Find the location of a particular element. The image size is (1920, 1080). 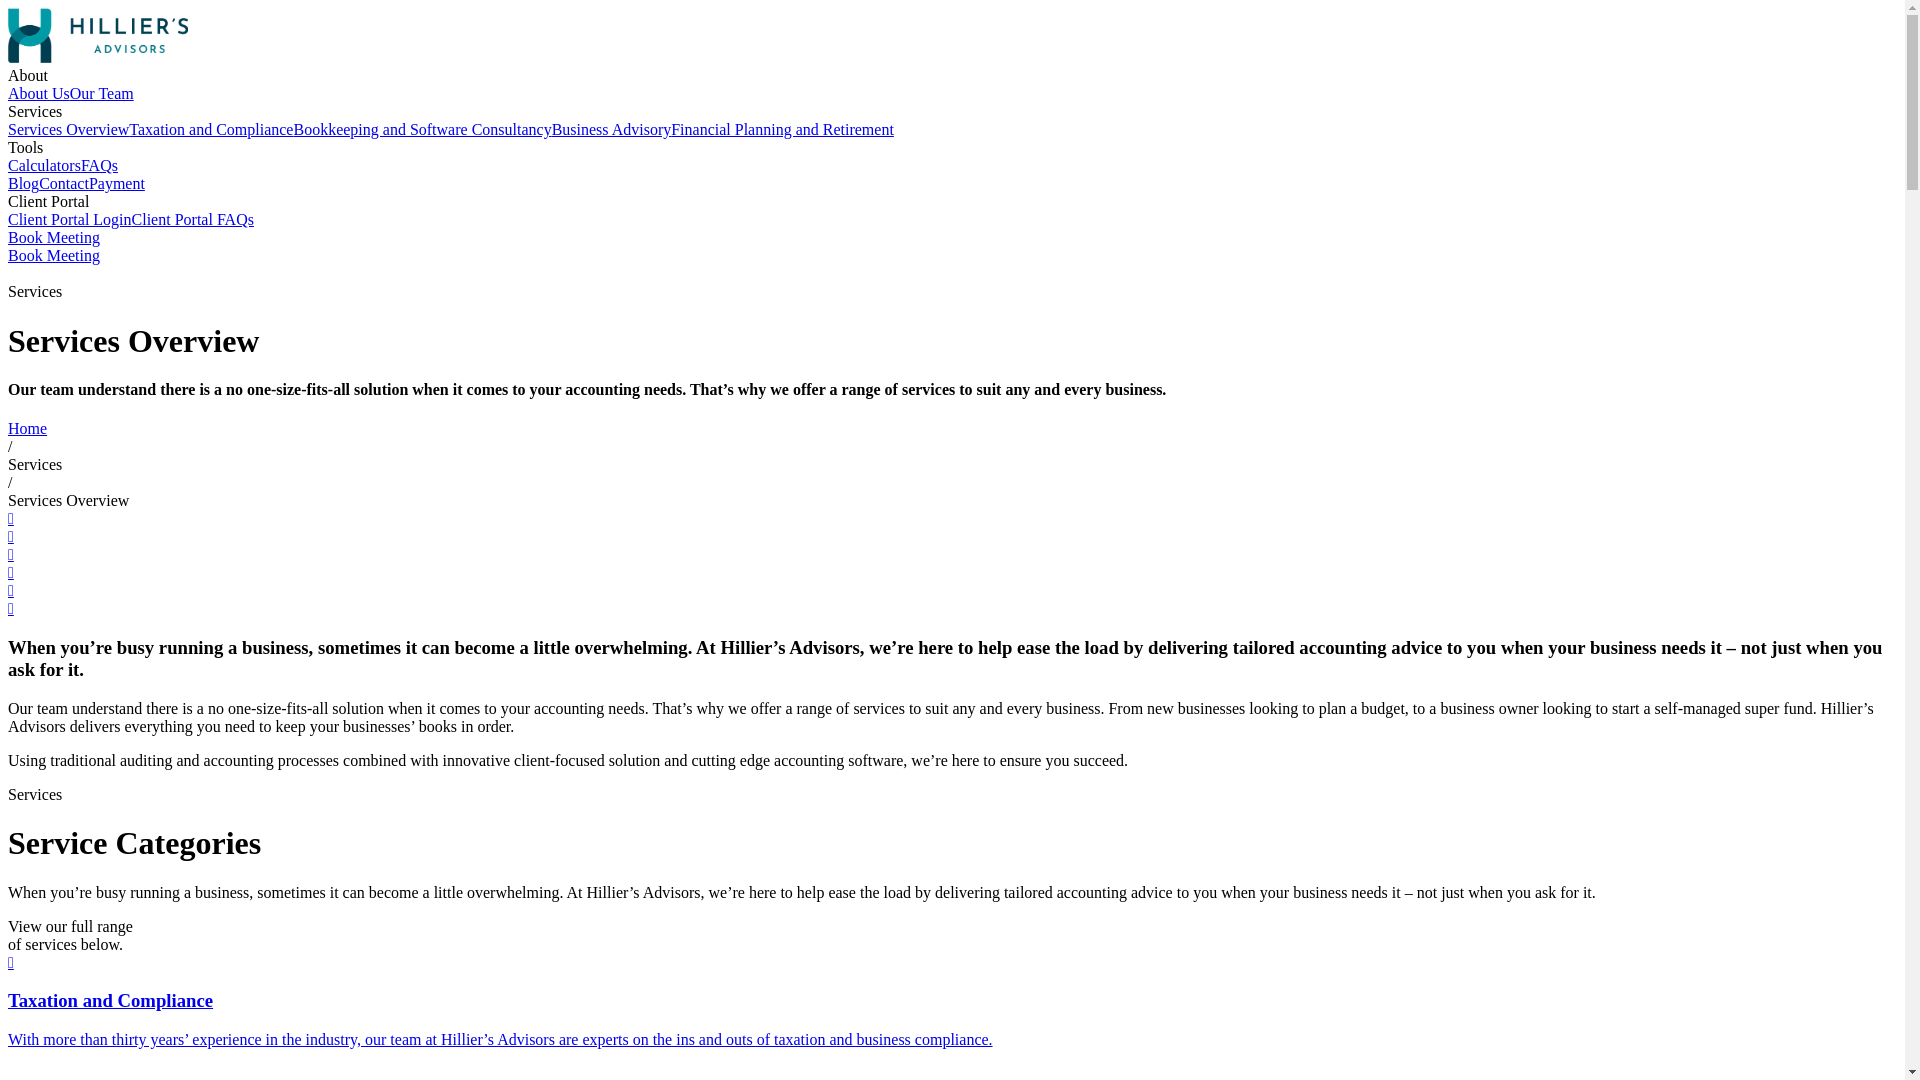

'Our Team' is located at coordinates (100, 93).